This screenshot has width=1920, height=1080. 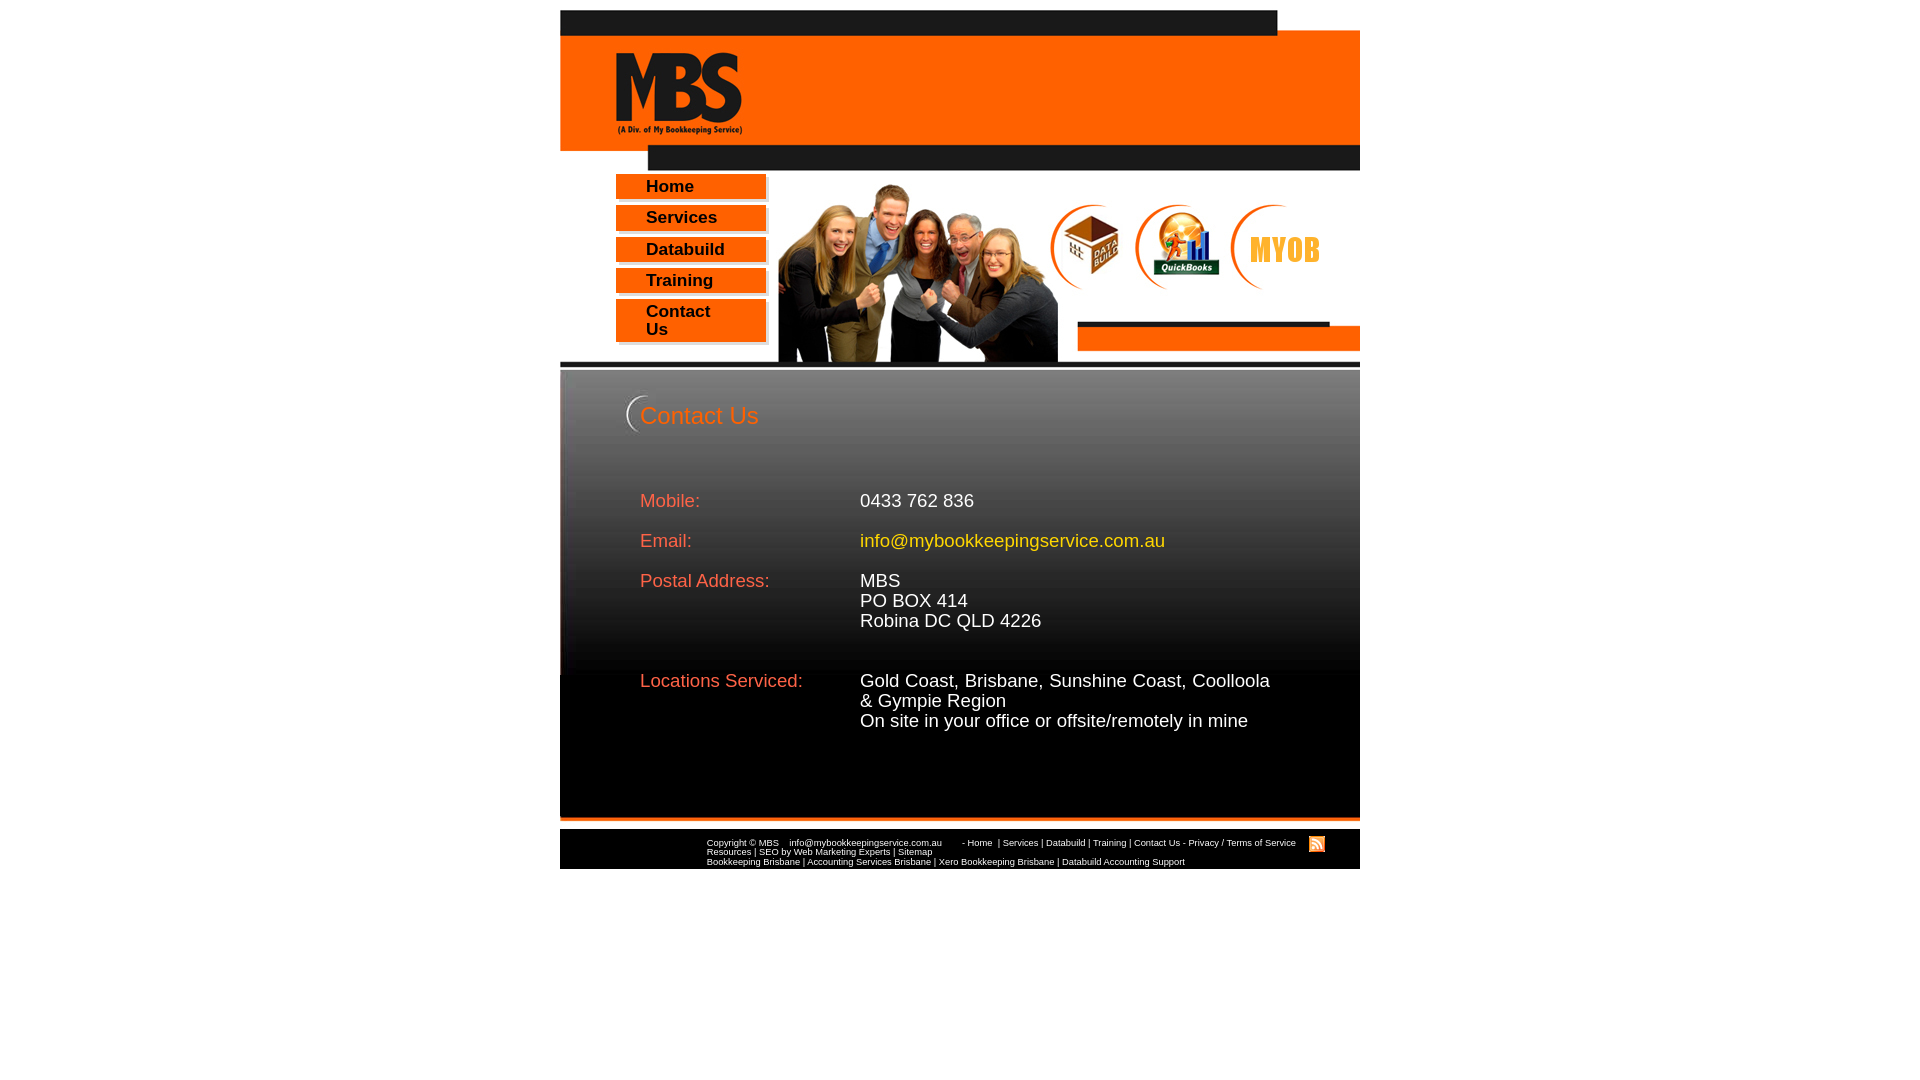 I want to click on 'Contact Us', so click(x=691, y=319).